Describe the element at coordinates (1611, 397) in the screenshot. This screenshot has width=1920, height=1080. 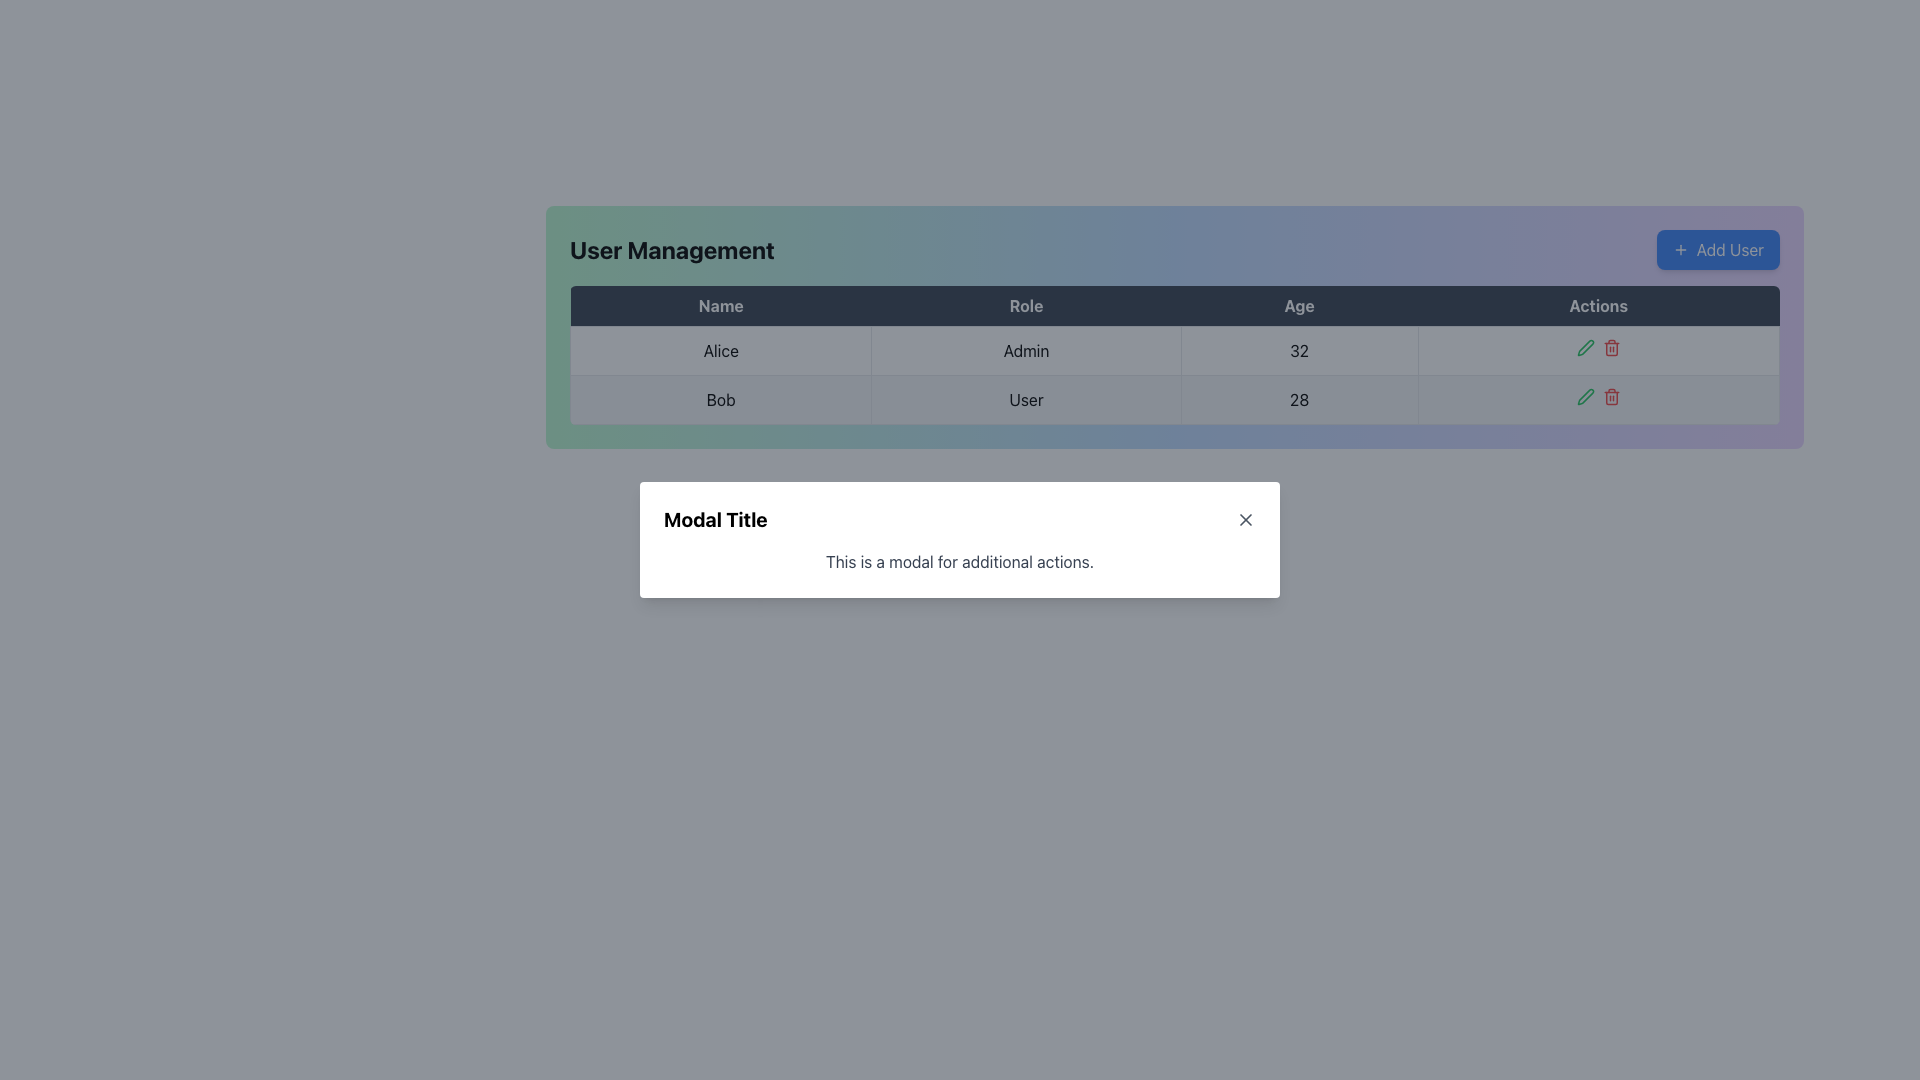
I see `the delete icon button located in the 'Actions' column of the second row for the user 'Bob'` at that location.